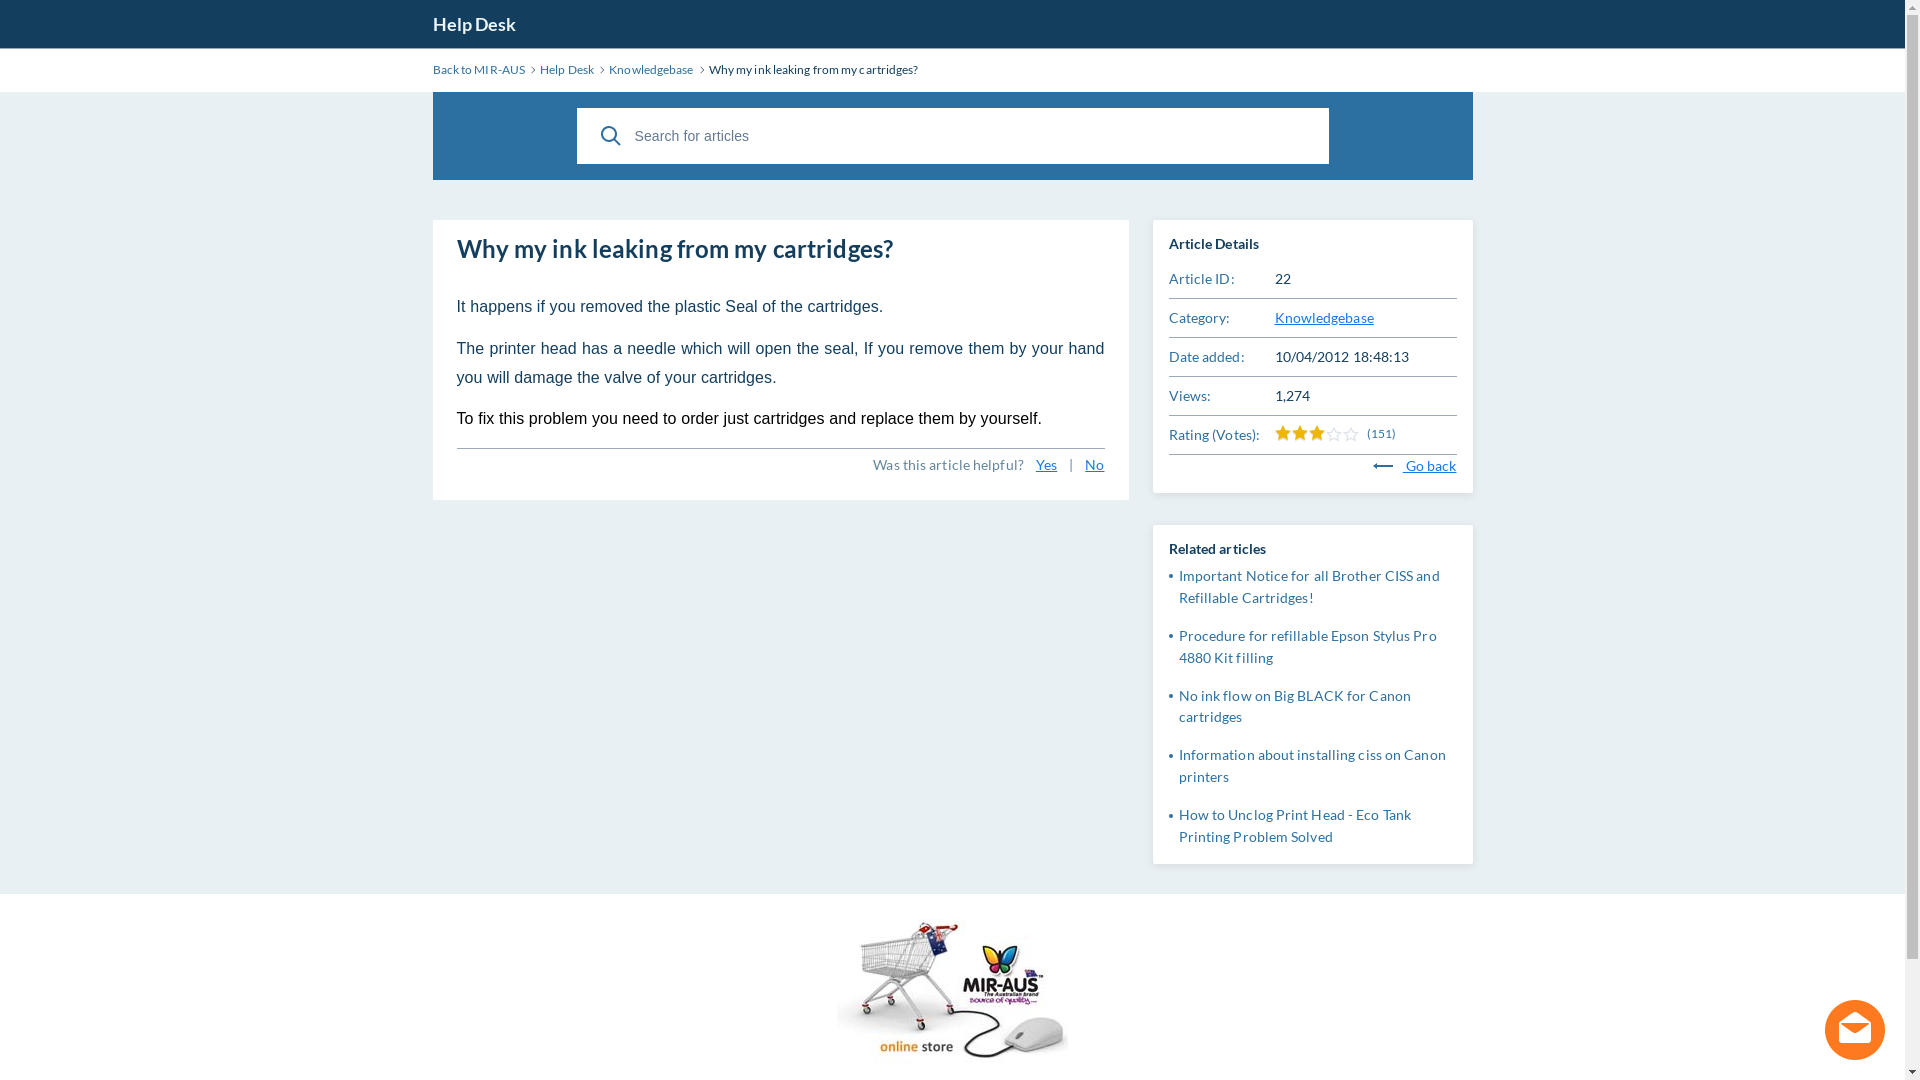  Describe the element at coordinates (1853, 1029) in the screenshot. I see `'Live chat offline'` at that location.